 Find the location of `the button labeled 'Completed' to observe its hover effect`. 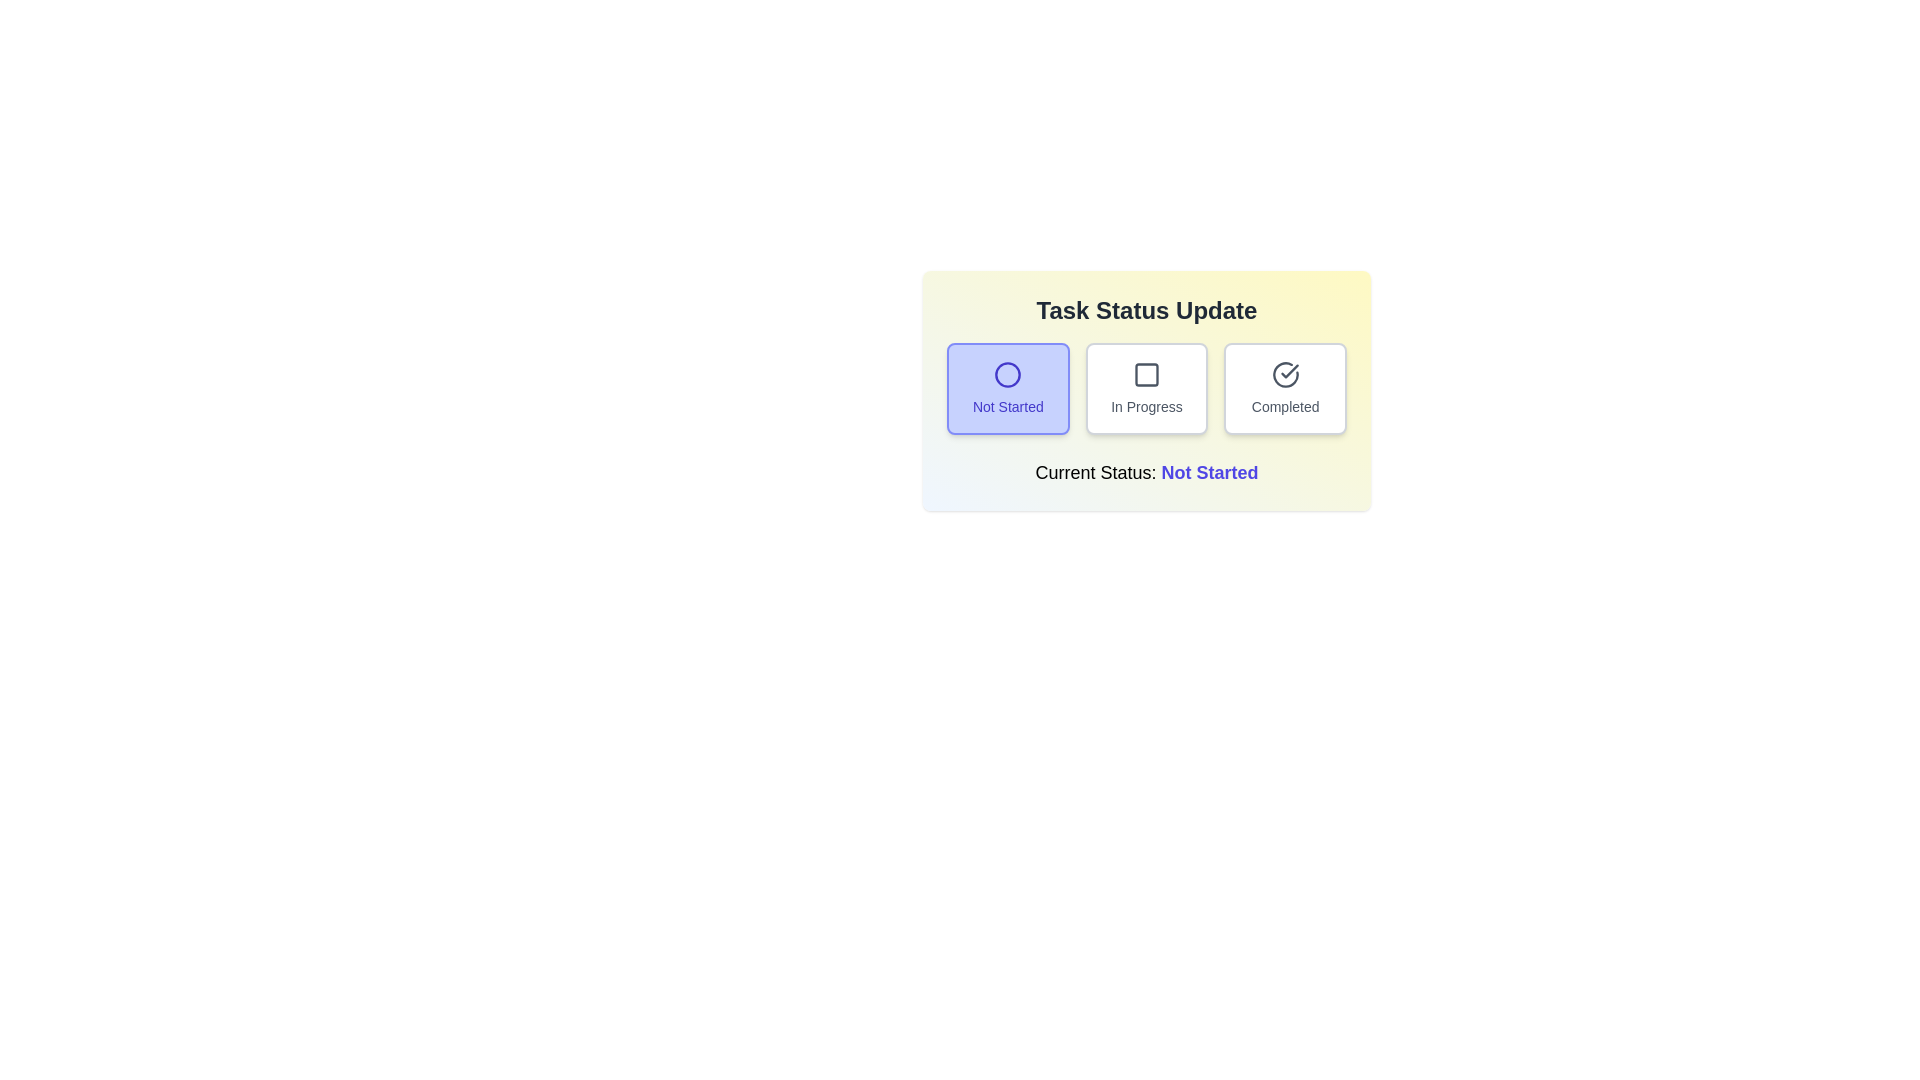

the button labeled 'Completed' to observe its hover effect is located at coordinates (1286, 389).